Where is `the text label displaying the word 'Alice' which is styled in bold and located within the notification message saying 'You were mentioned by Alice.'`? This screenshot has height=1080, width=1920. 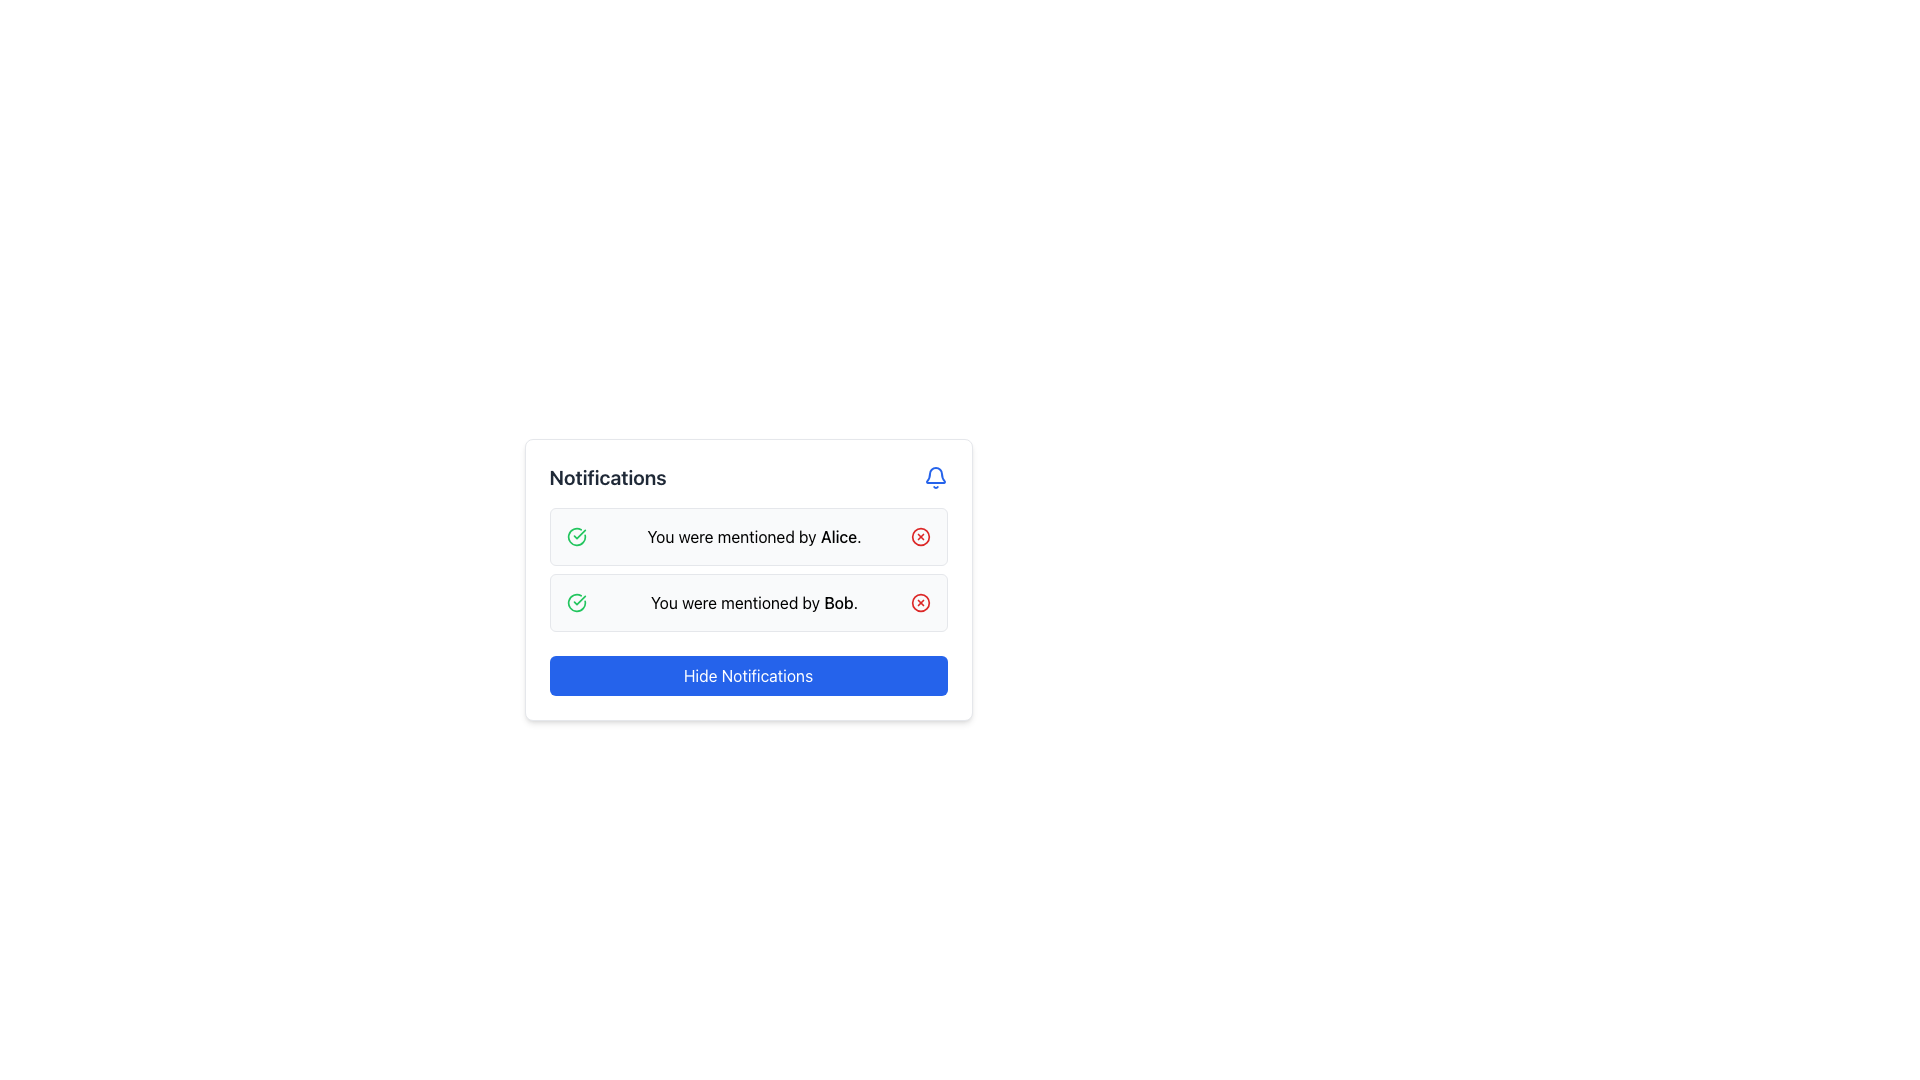
the text label displaying the word 'Alice' which is styled in bold and located within the notification message saying 'You were mentioned by Alice.' is located at coordinates (839, 535).